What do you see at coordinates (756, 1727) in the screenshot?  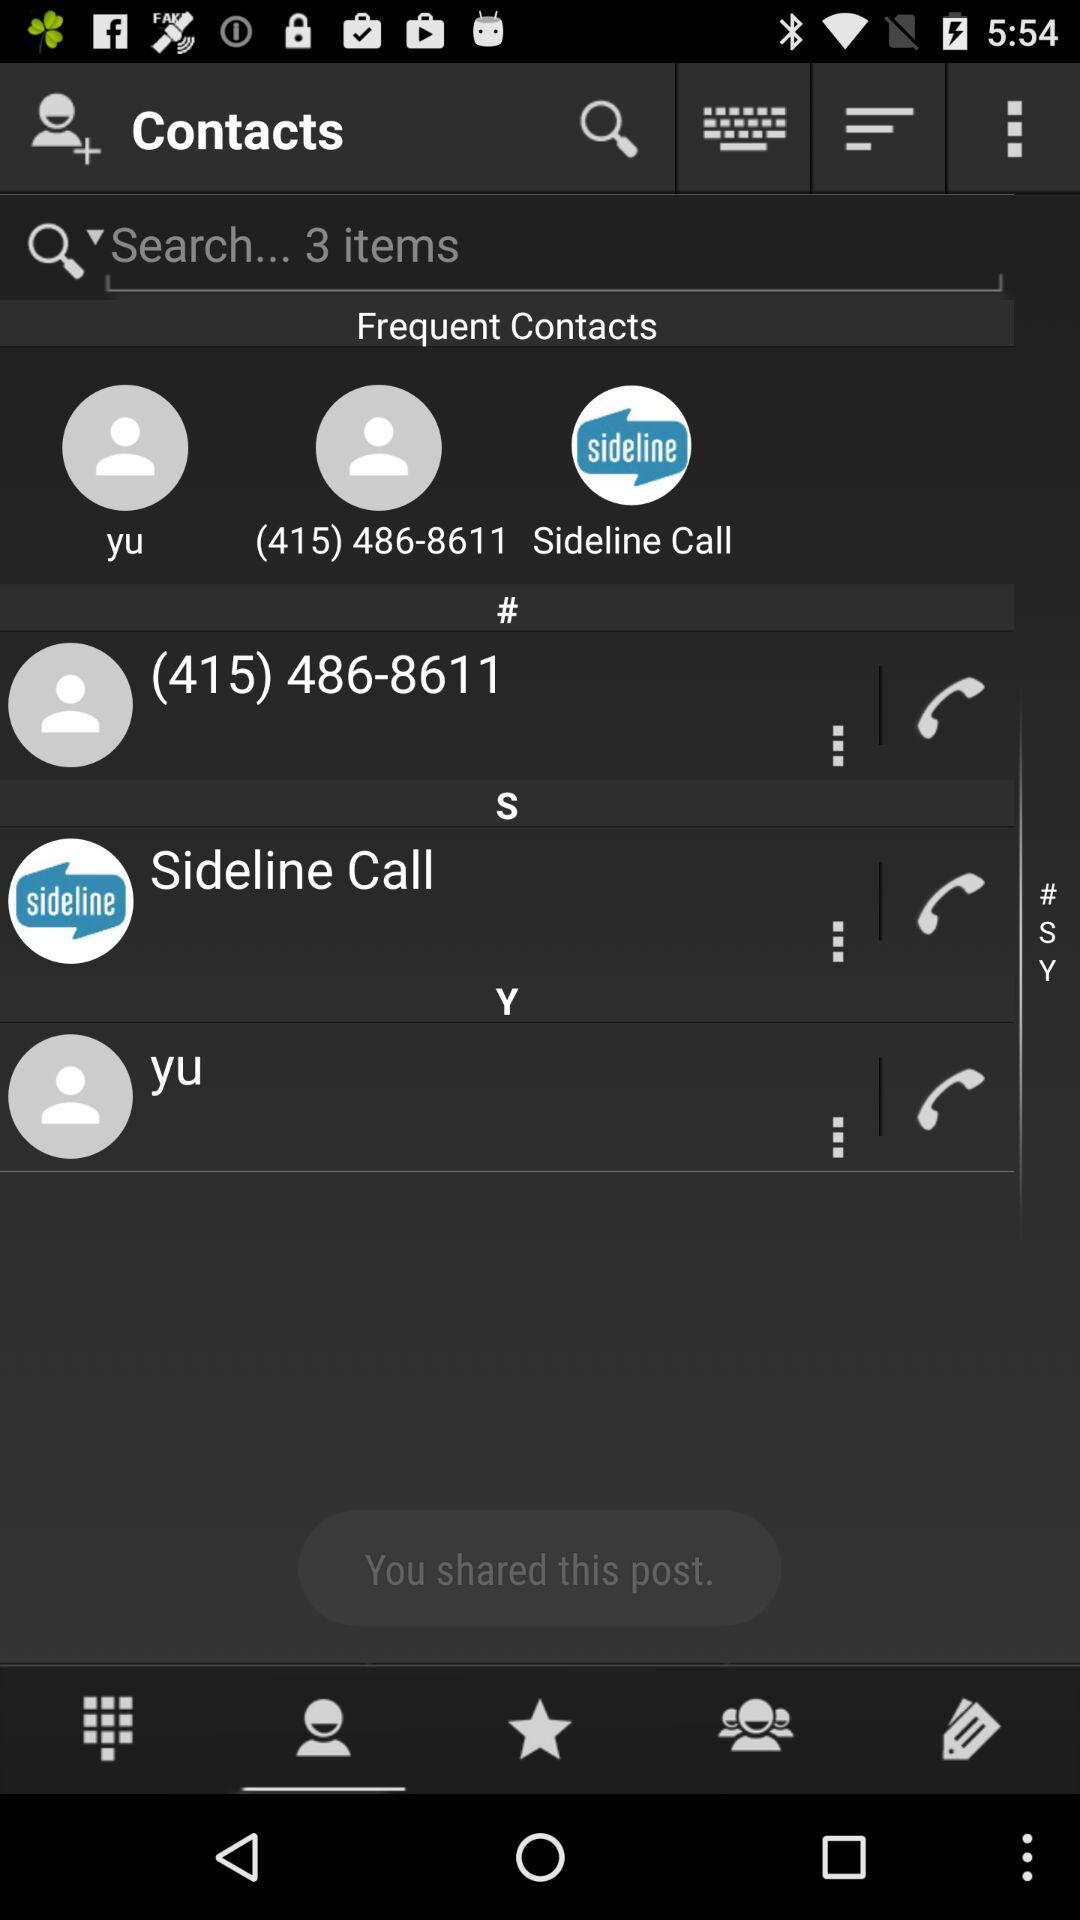 I see `share with friends` at bounding box center [756, 1727].